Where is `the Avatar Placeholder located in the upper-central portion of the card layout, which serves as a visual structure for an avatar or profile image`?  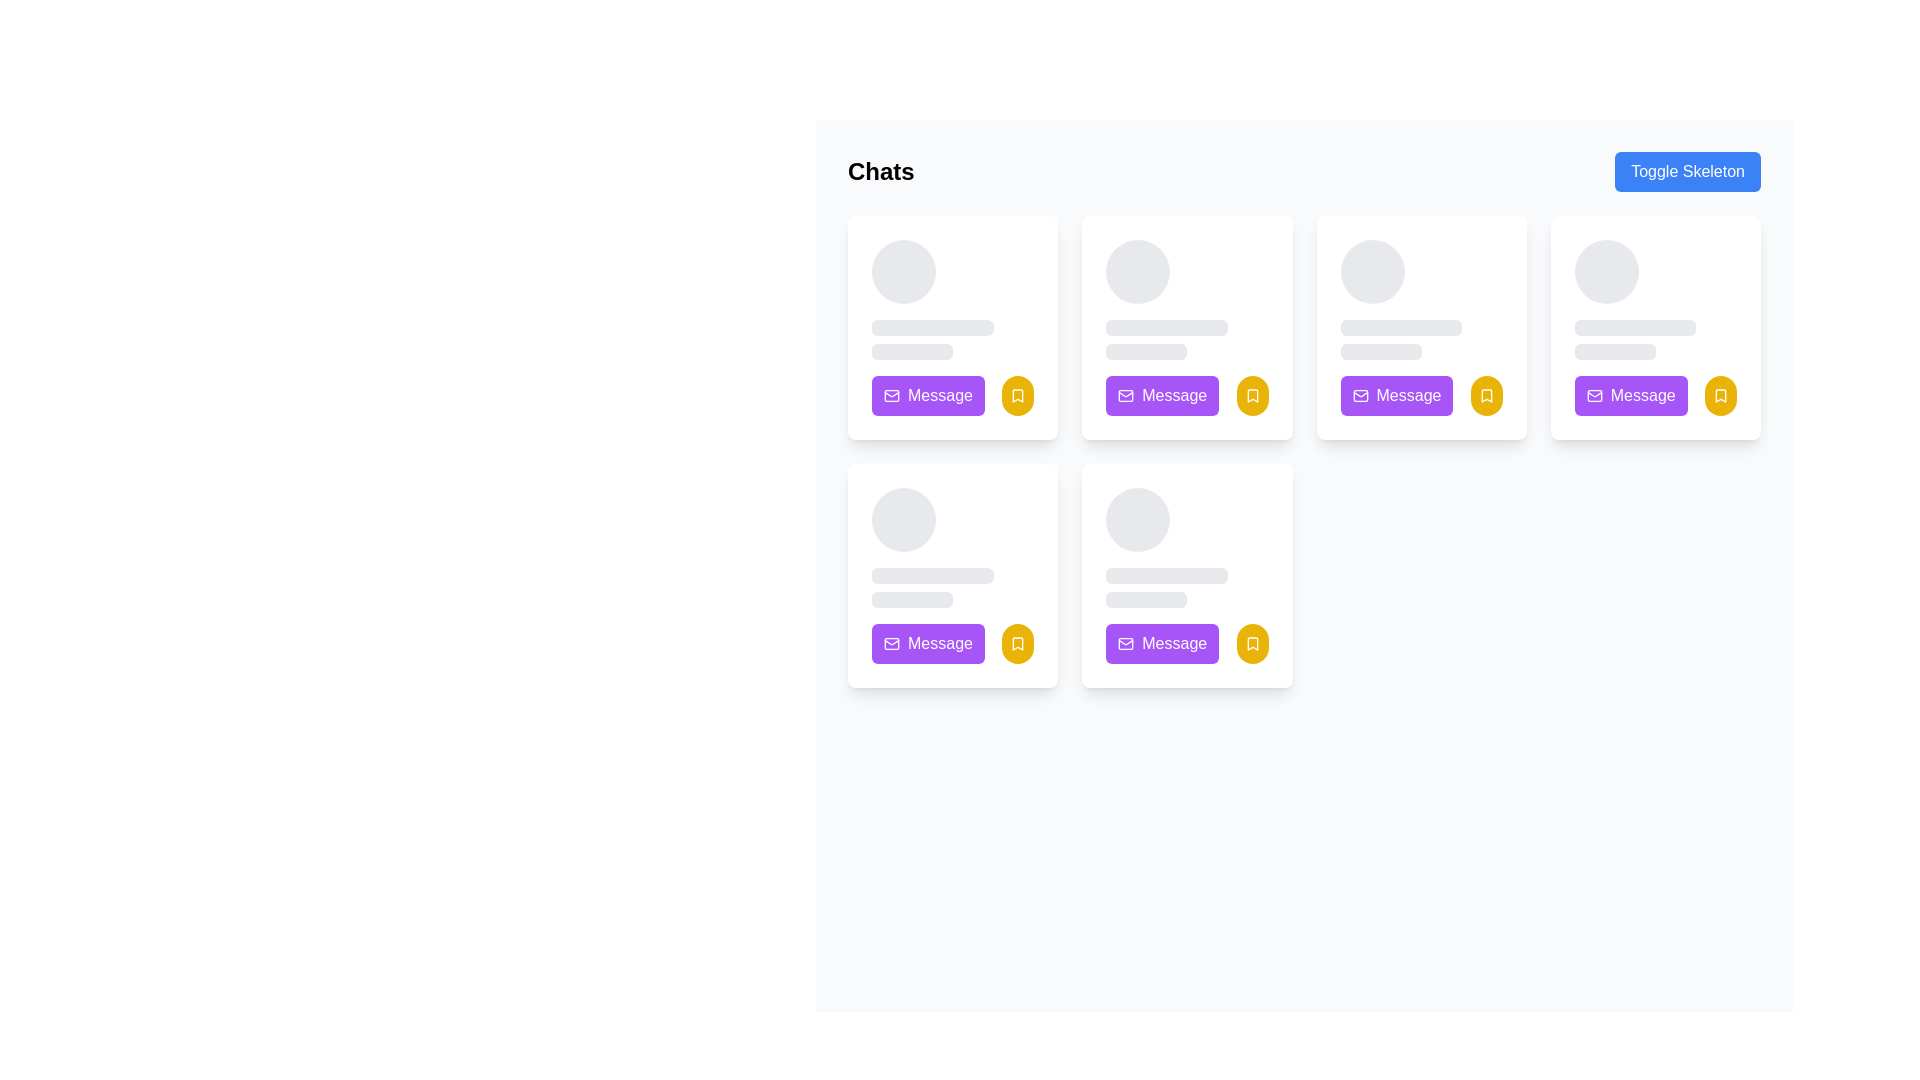 the Avatar Placeholder located in the upper-central portion of the card layout, which serves as a visual structure for an avatar or profile image is located at coordinates (1371, 272).